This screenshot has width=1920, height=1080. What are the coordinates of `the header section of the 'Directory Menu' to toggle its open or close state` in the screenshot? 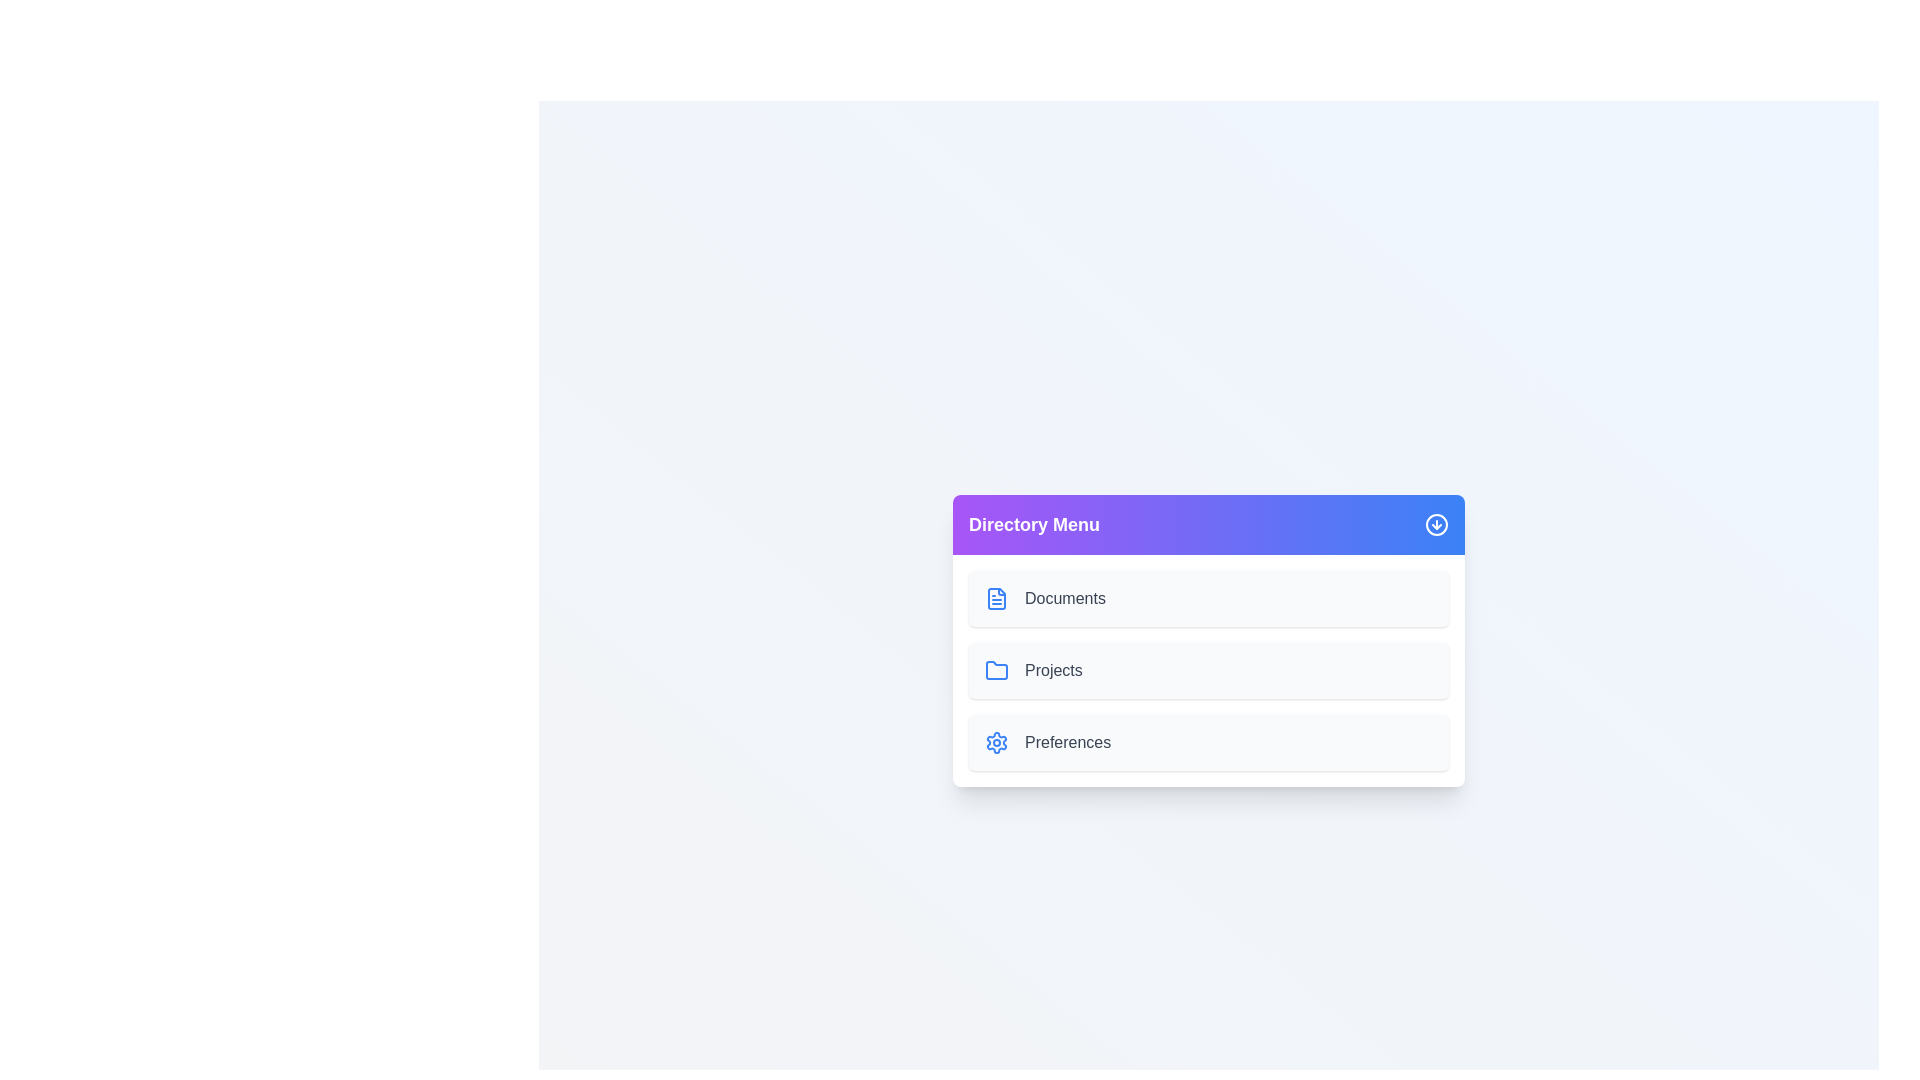 It's located at (1208, 523).